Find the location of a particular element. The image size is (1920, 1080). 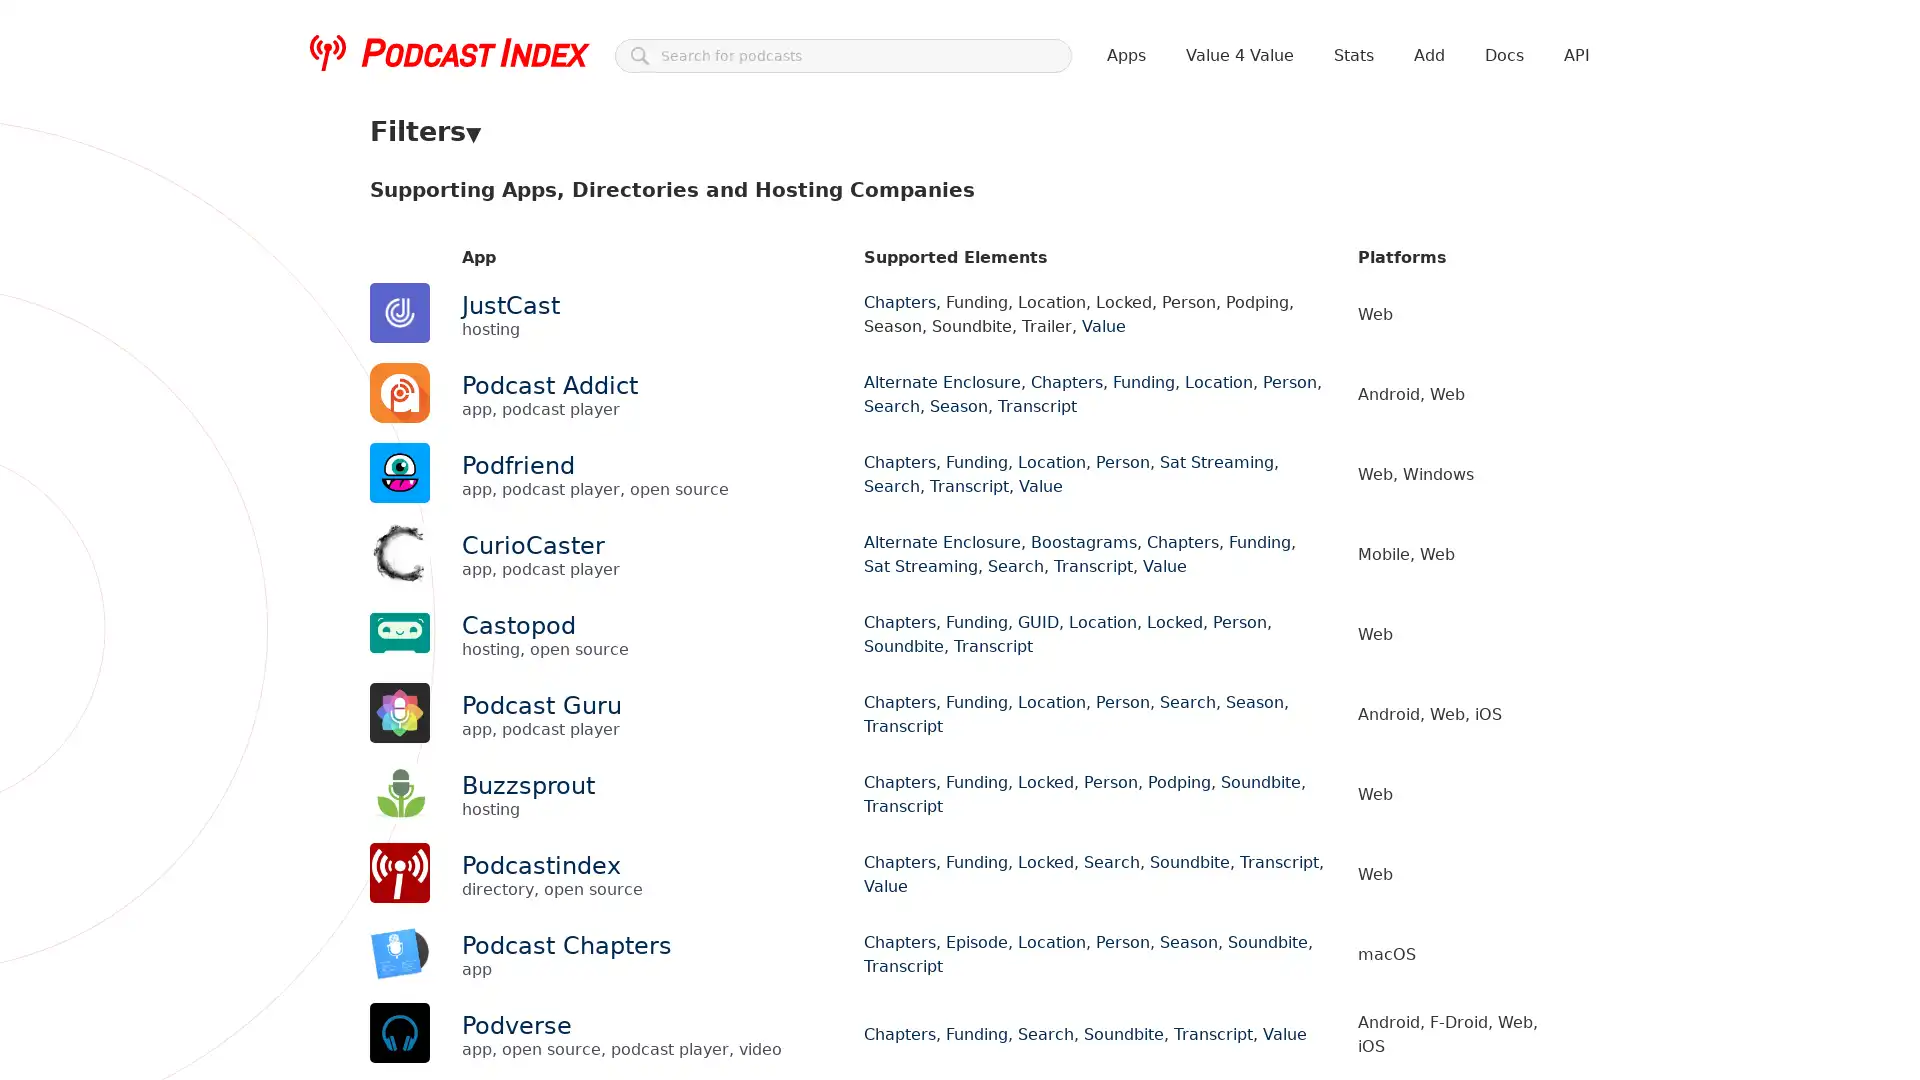

GUID is located at coordinates (944, 302).